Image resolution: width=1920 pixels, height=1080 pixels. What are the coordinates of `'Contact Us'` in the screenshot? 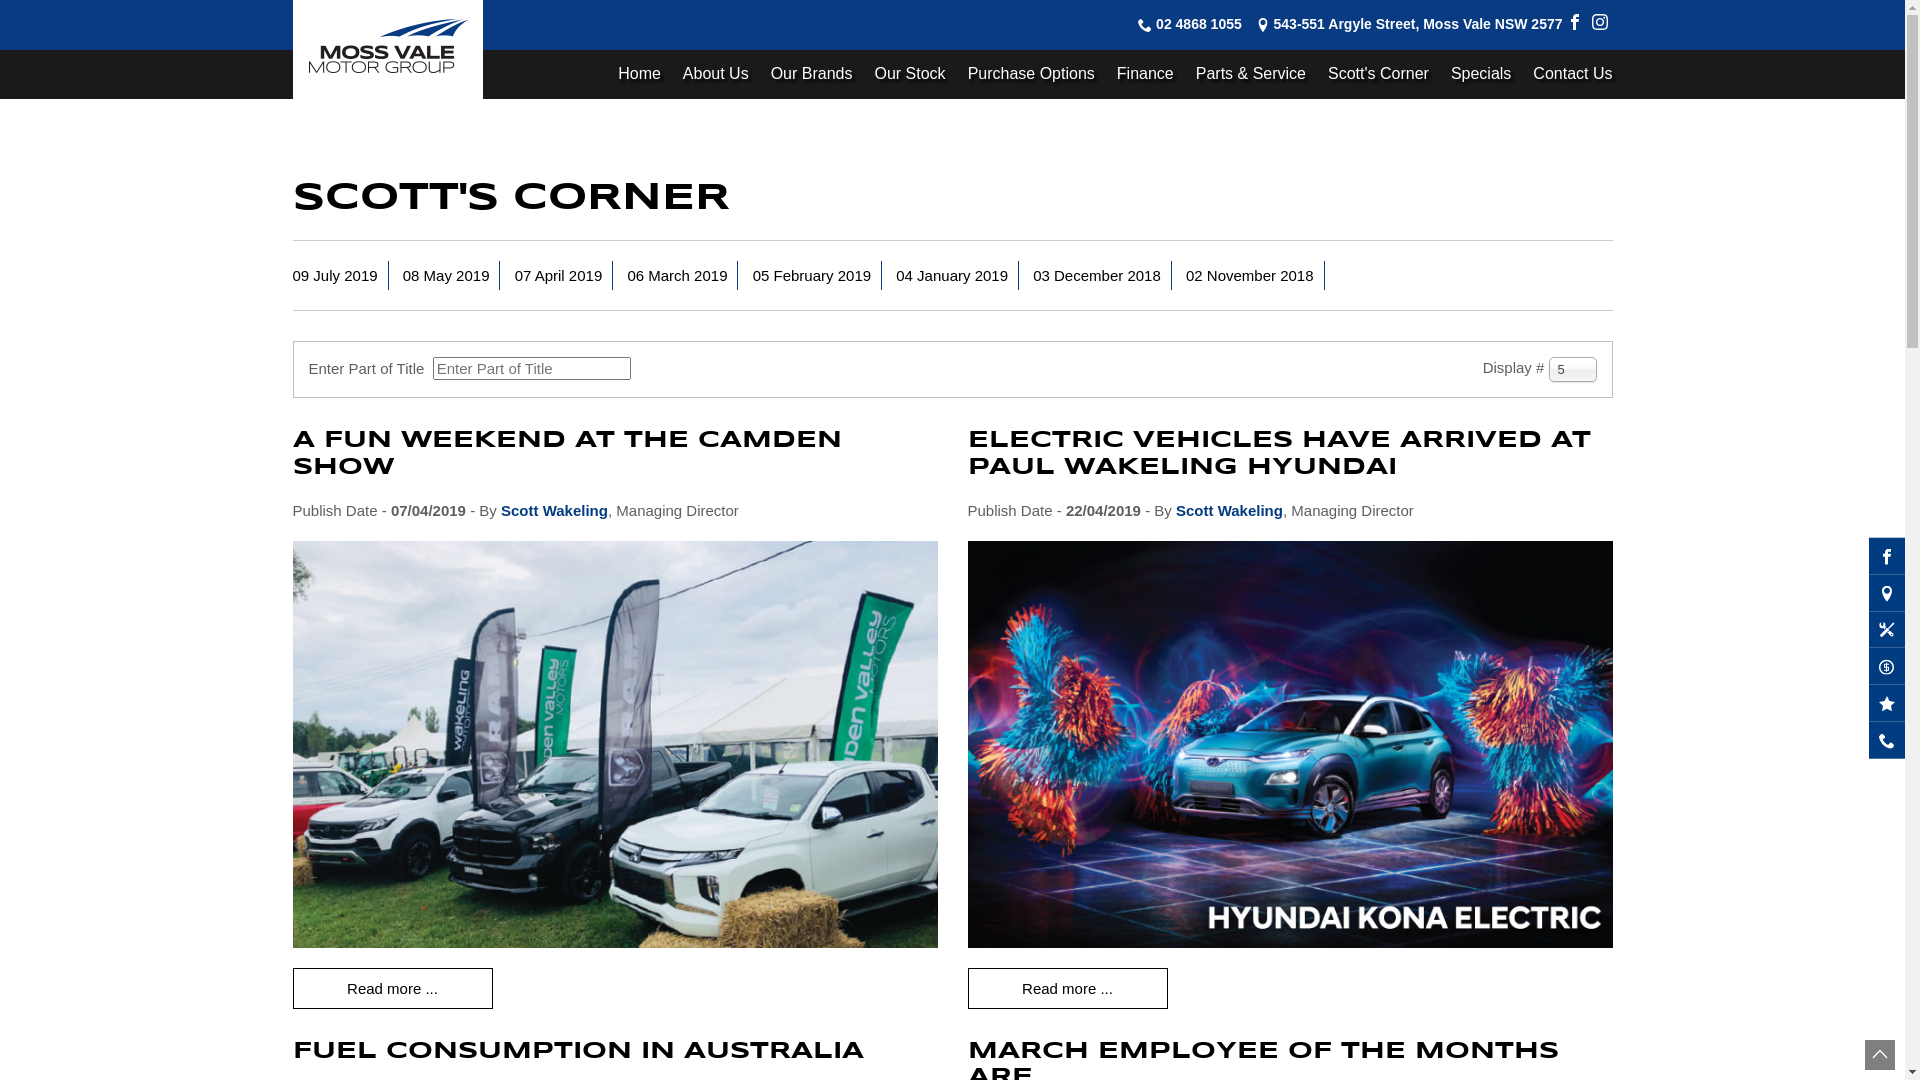 It's located at (1565, 72).